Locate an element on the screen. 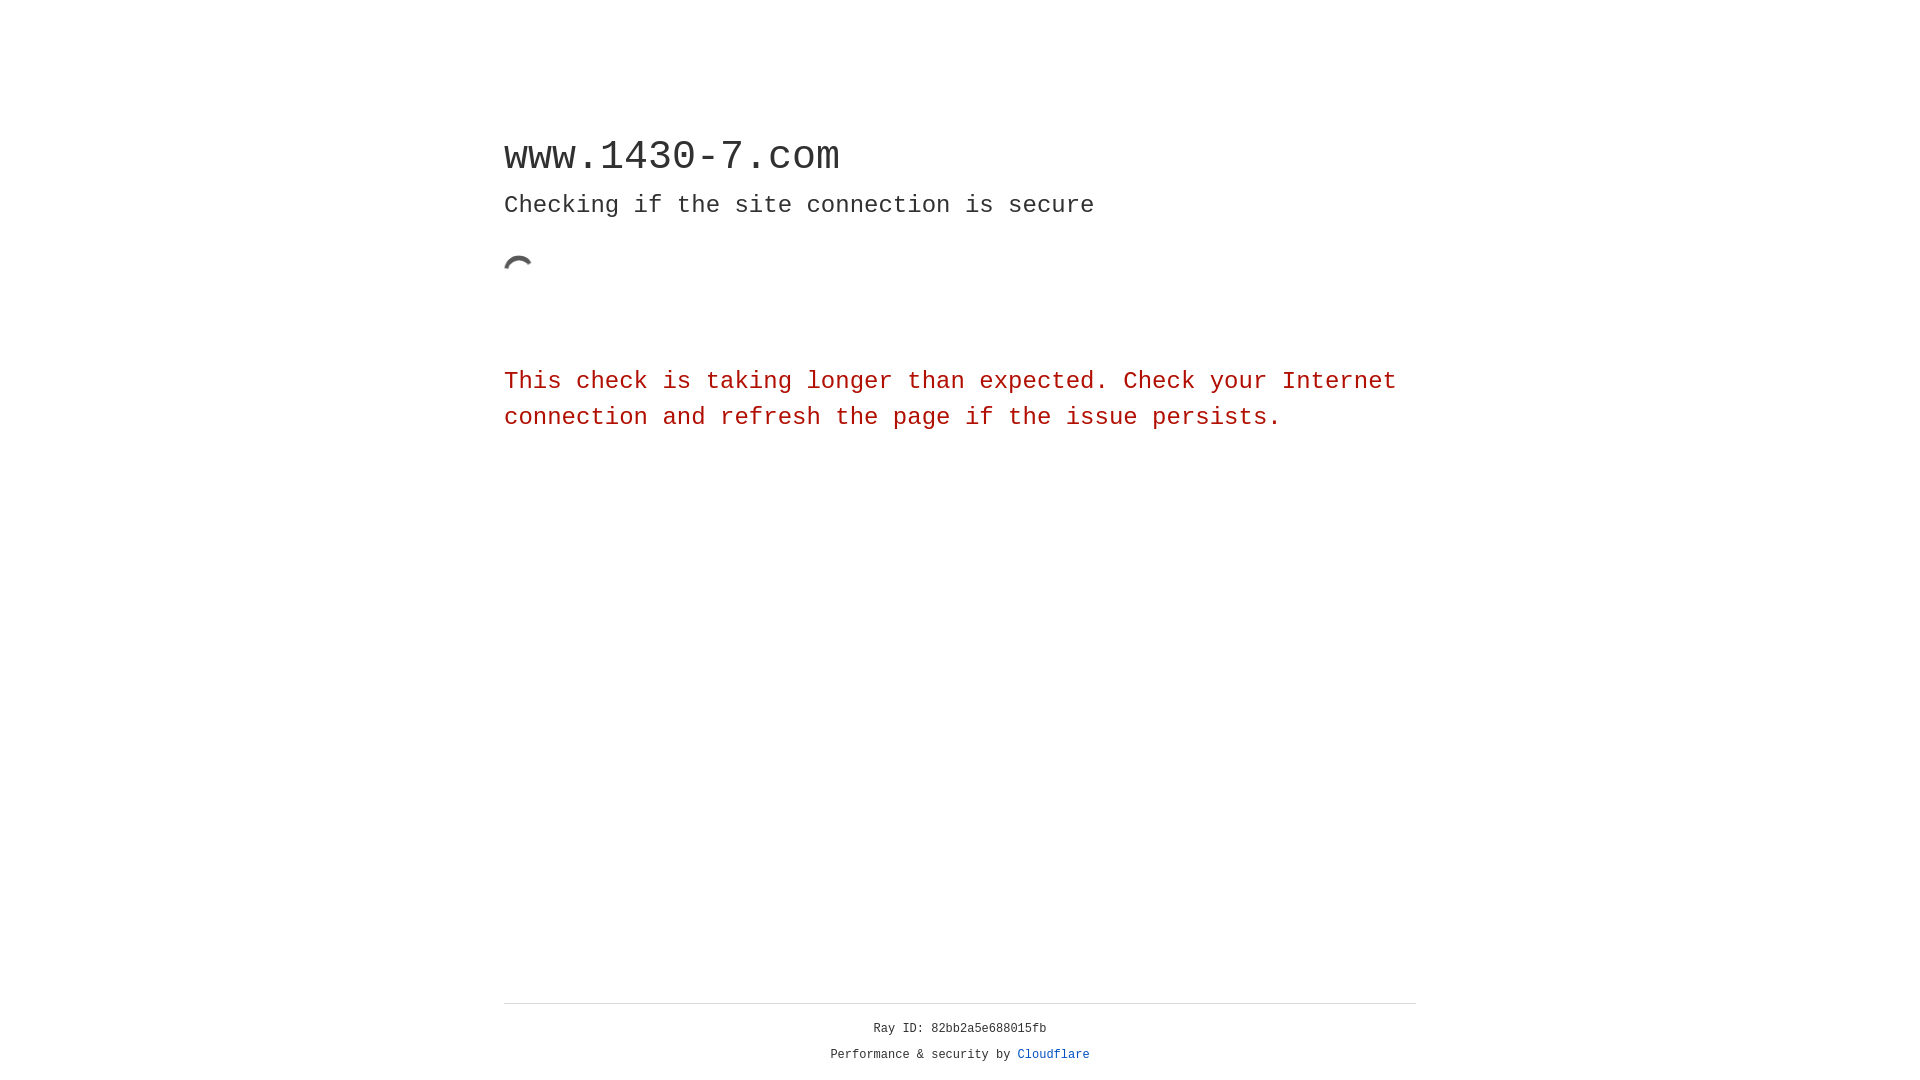 Image resolution: width=1920 pixels, height=1080 pixels. 'Cloudflare' is located at coordinates (1053, 1054).